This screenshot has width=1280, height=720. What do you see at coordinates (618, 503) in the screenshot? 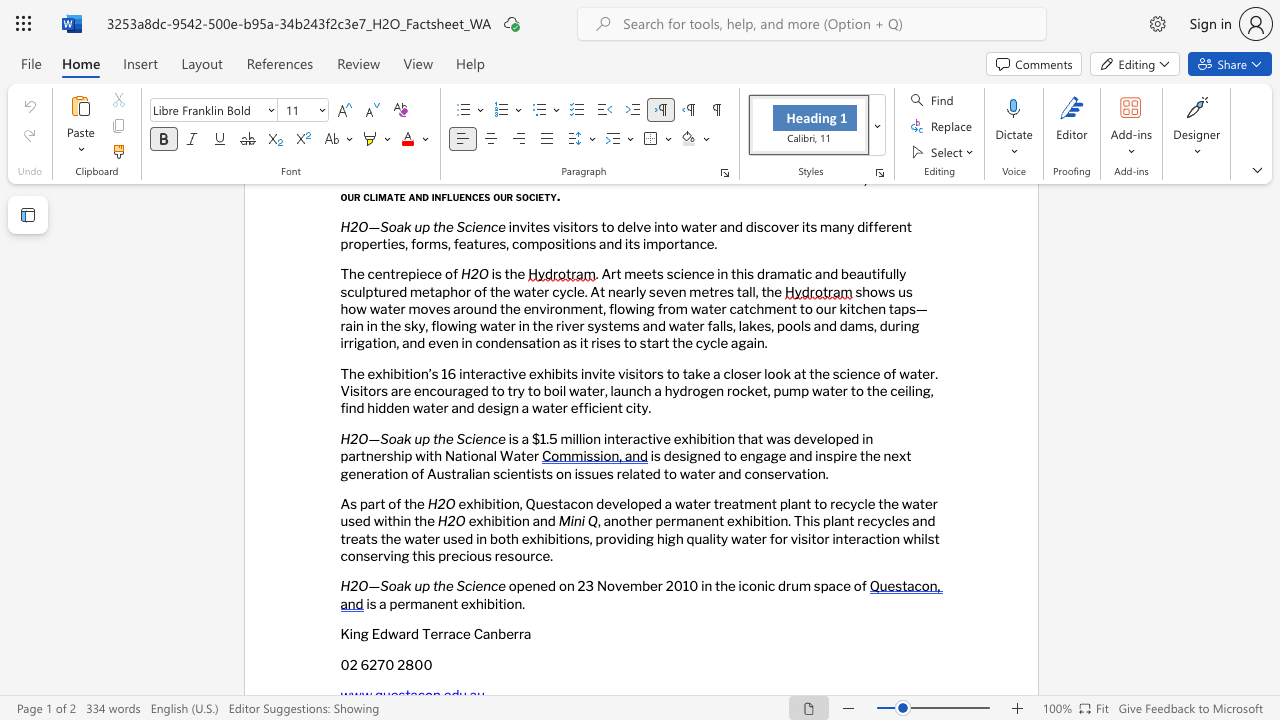
I see `the subset text "eloped a water treat" within the text "exhibition, Questacon developed a water treatment plant to recycle the water used within the"` at bounding box center [618, 503].